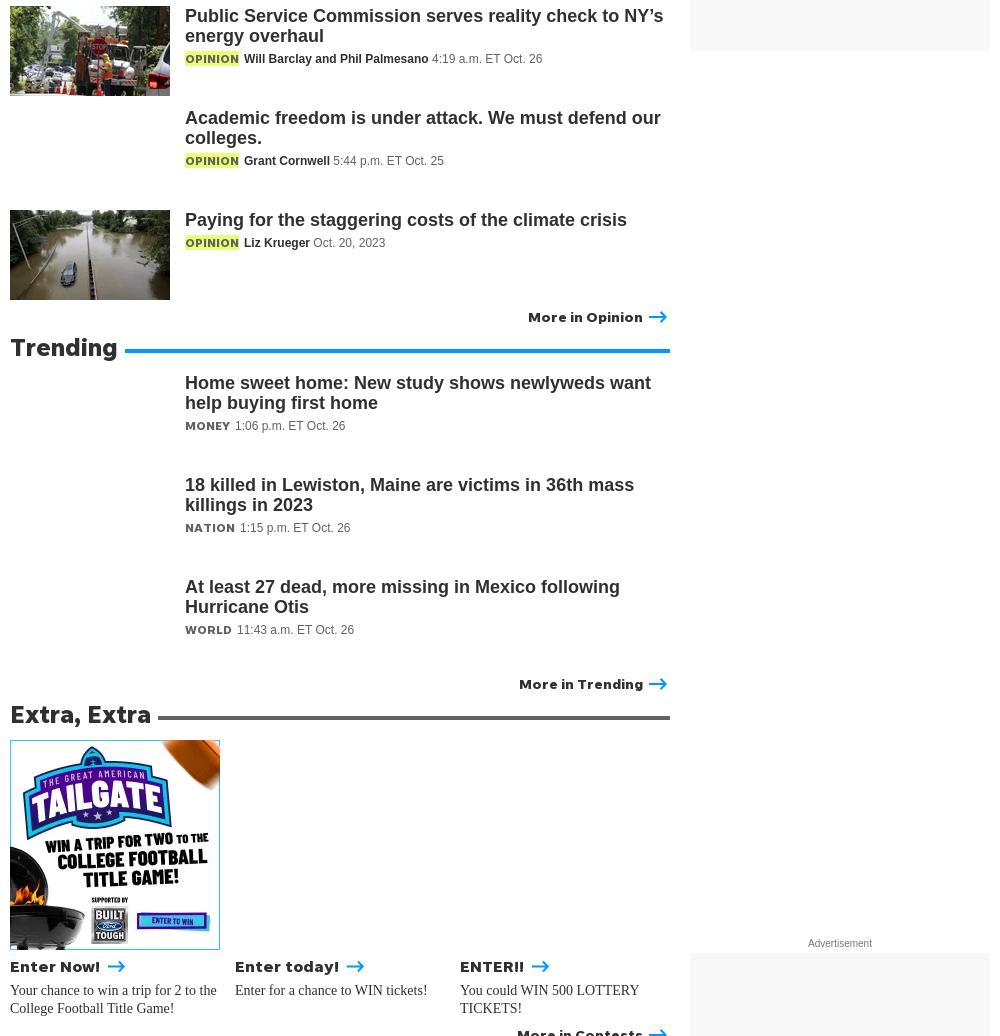 The width and height of the screenshot is (1000, 1036). Describe the element at coordinates (336, 58) in the screenshot. I see `'Will Barclay and Phil Palmesano'` at that location.